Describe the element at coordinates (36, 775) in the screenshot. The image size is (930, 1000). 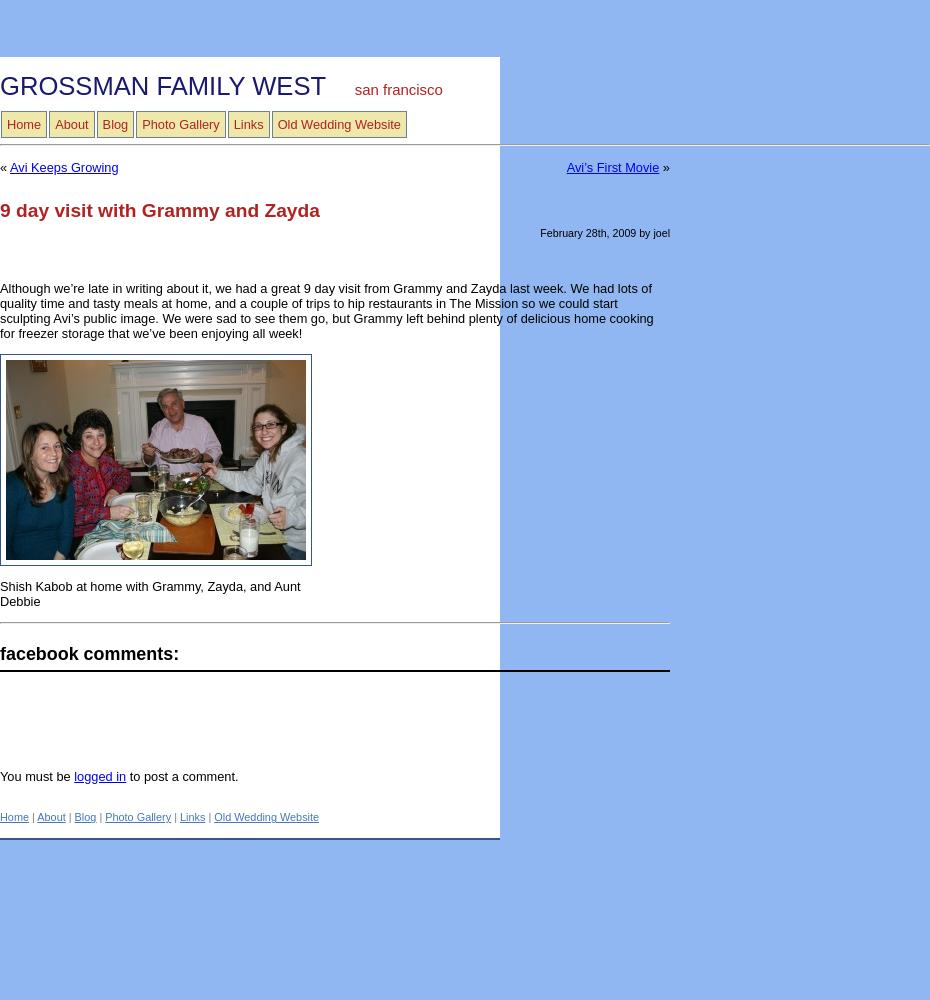
I see `'You must be'` at that location.